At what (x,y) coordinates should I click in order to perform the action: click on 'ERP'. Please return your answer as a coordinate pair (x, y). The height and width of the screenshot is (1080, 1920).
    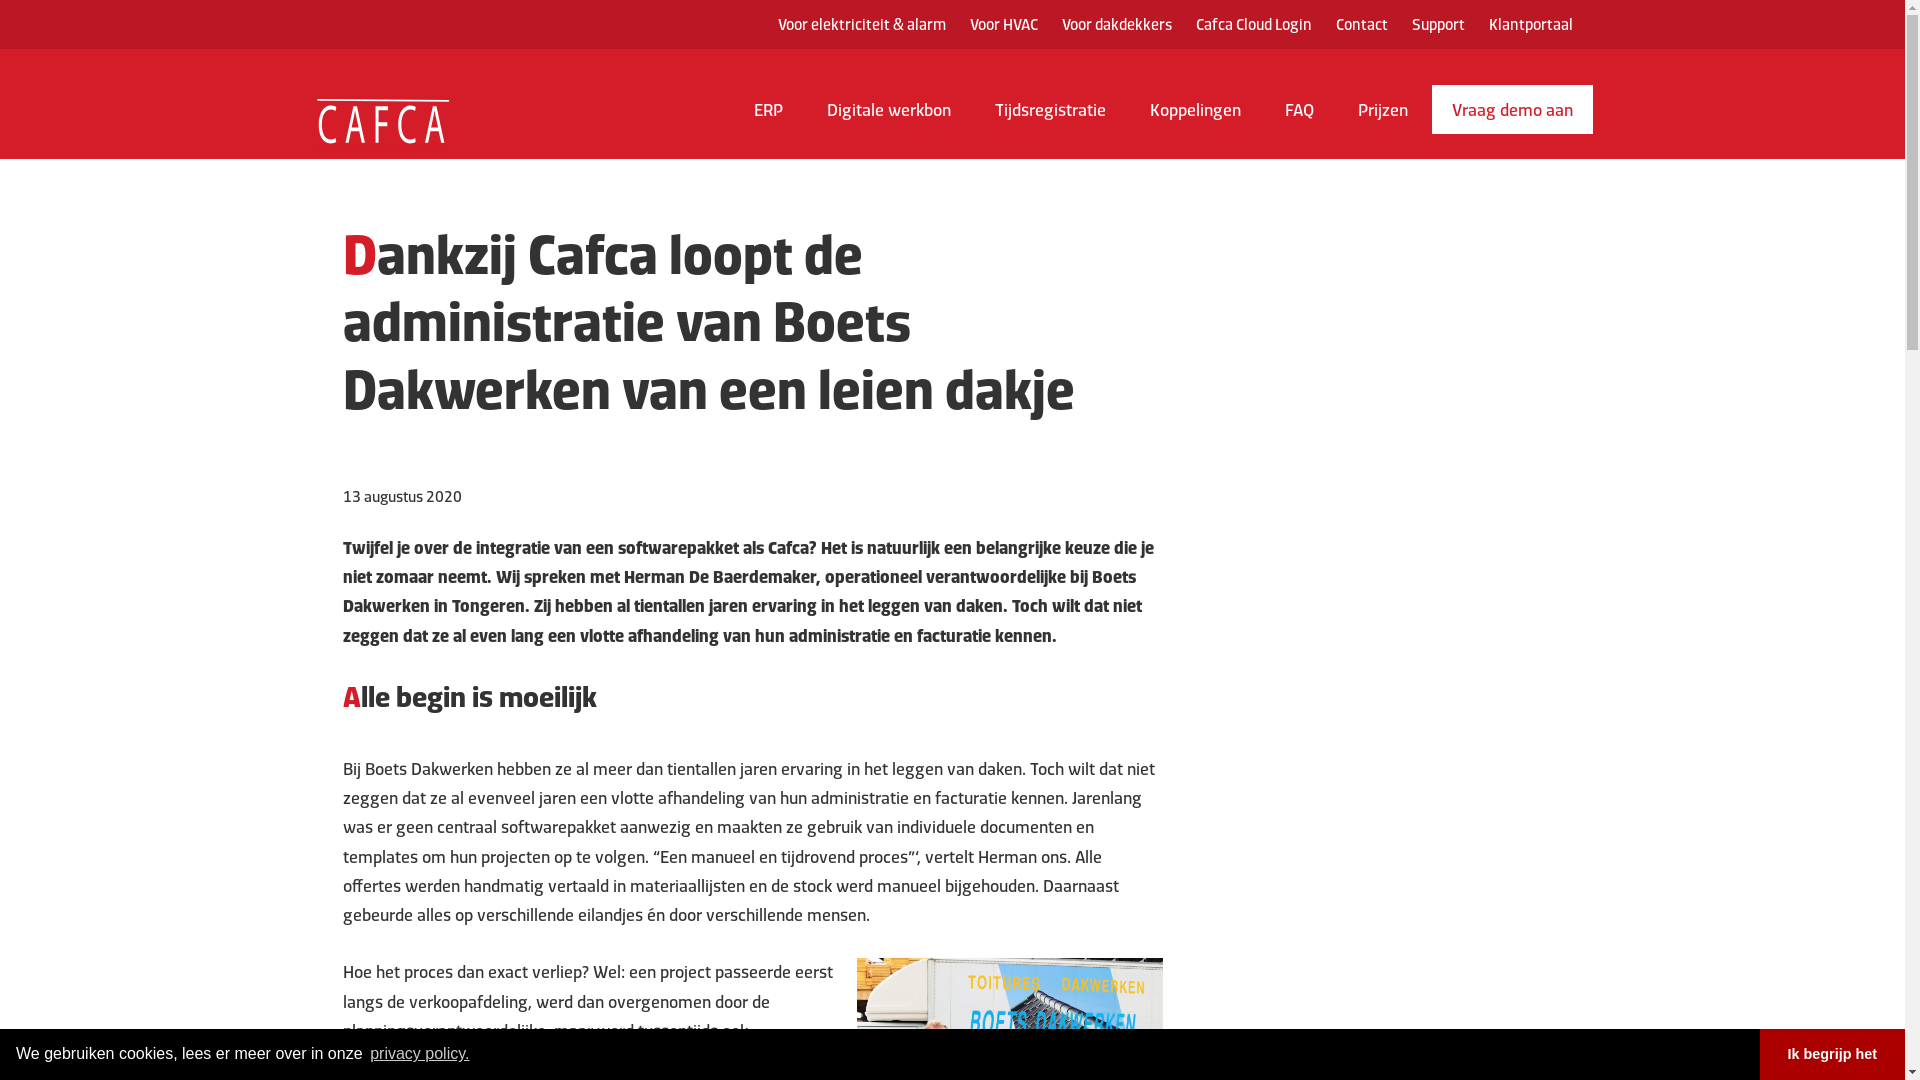
    Looking at the image, I should click on (767, 118).